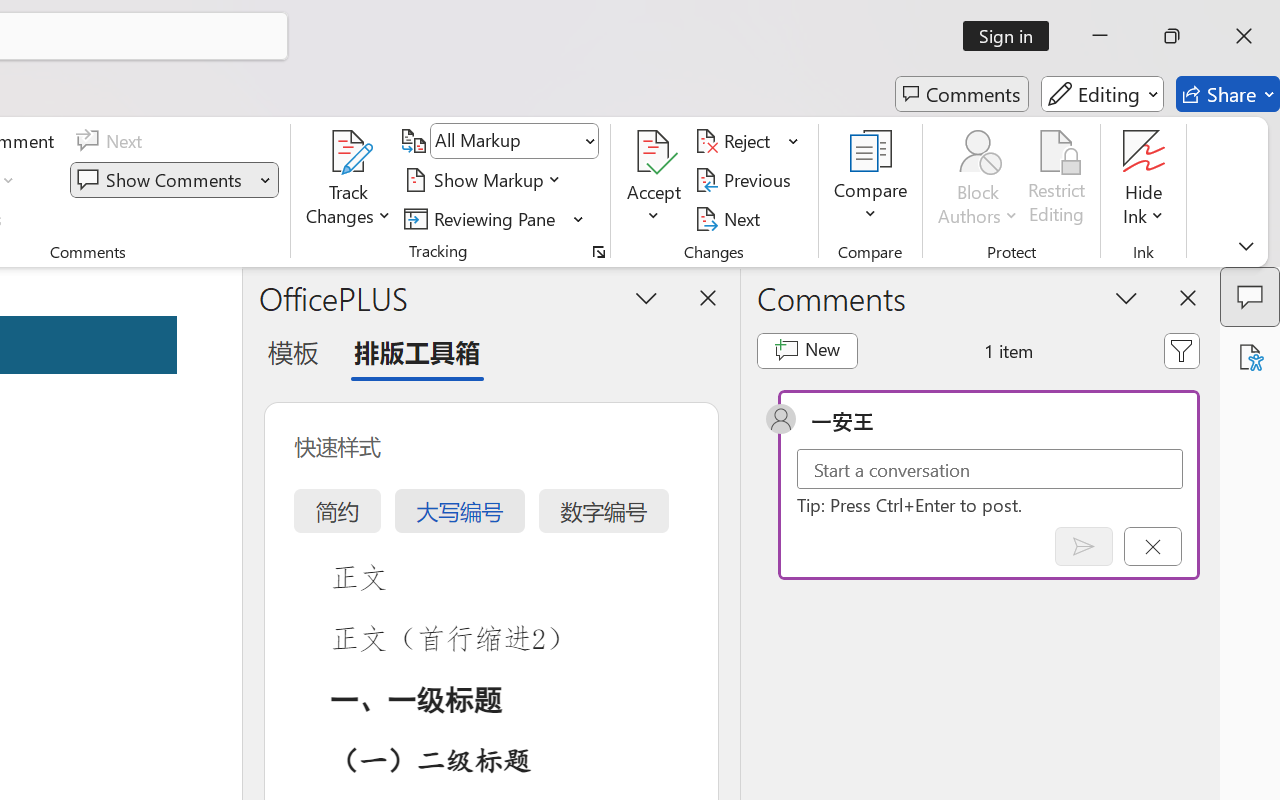  Describe the element at coordinates (729, 218) in the screenshot. I see `'Next'` at that location.